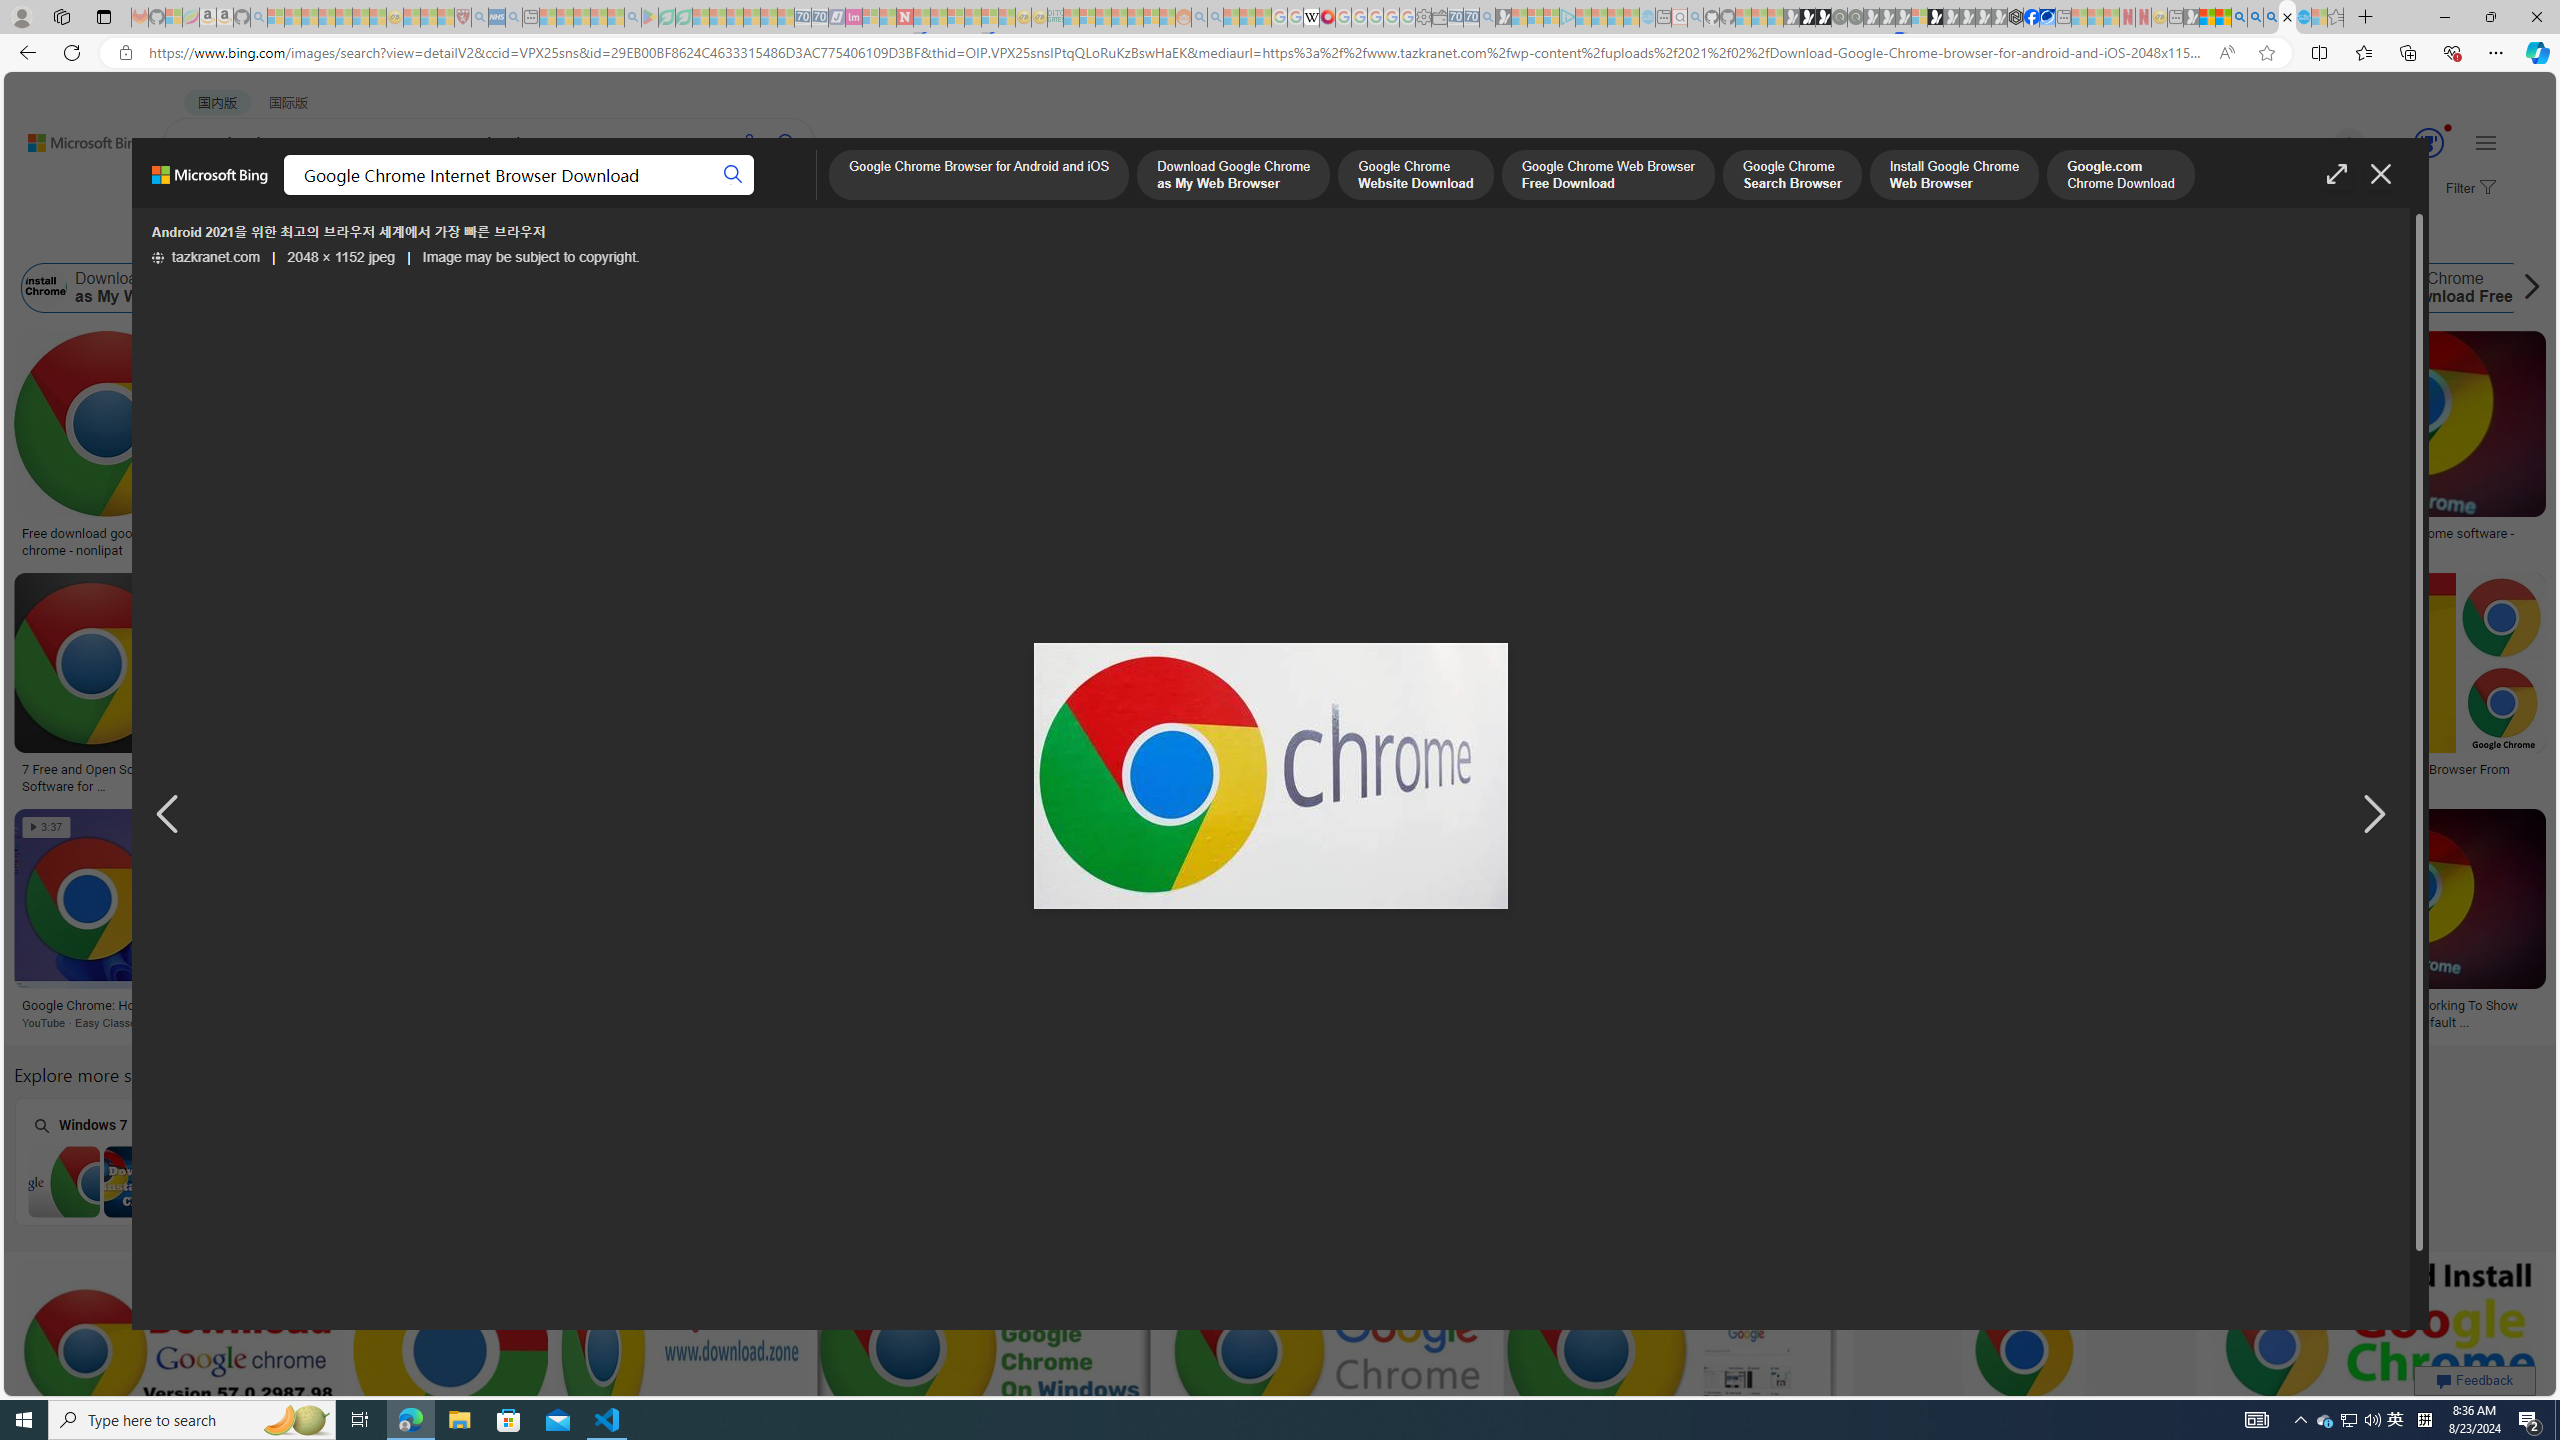 The image size is (2560, 1440). I want to click on 'Close image', so click(2378, 173).